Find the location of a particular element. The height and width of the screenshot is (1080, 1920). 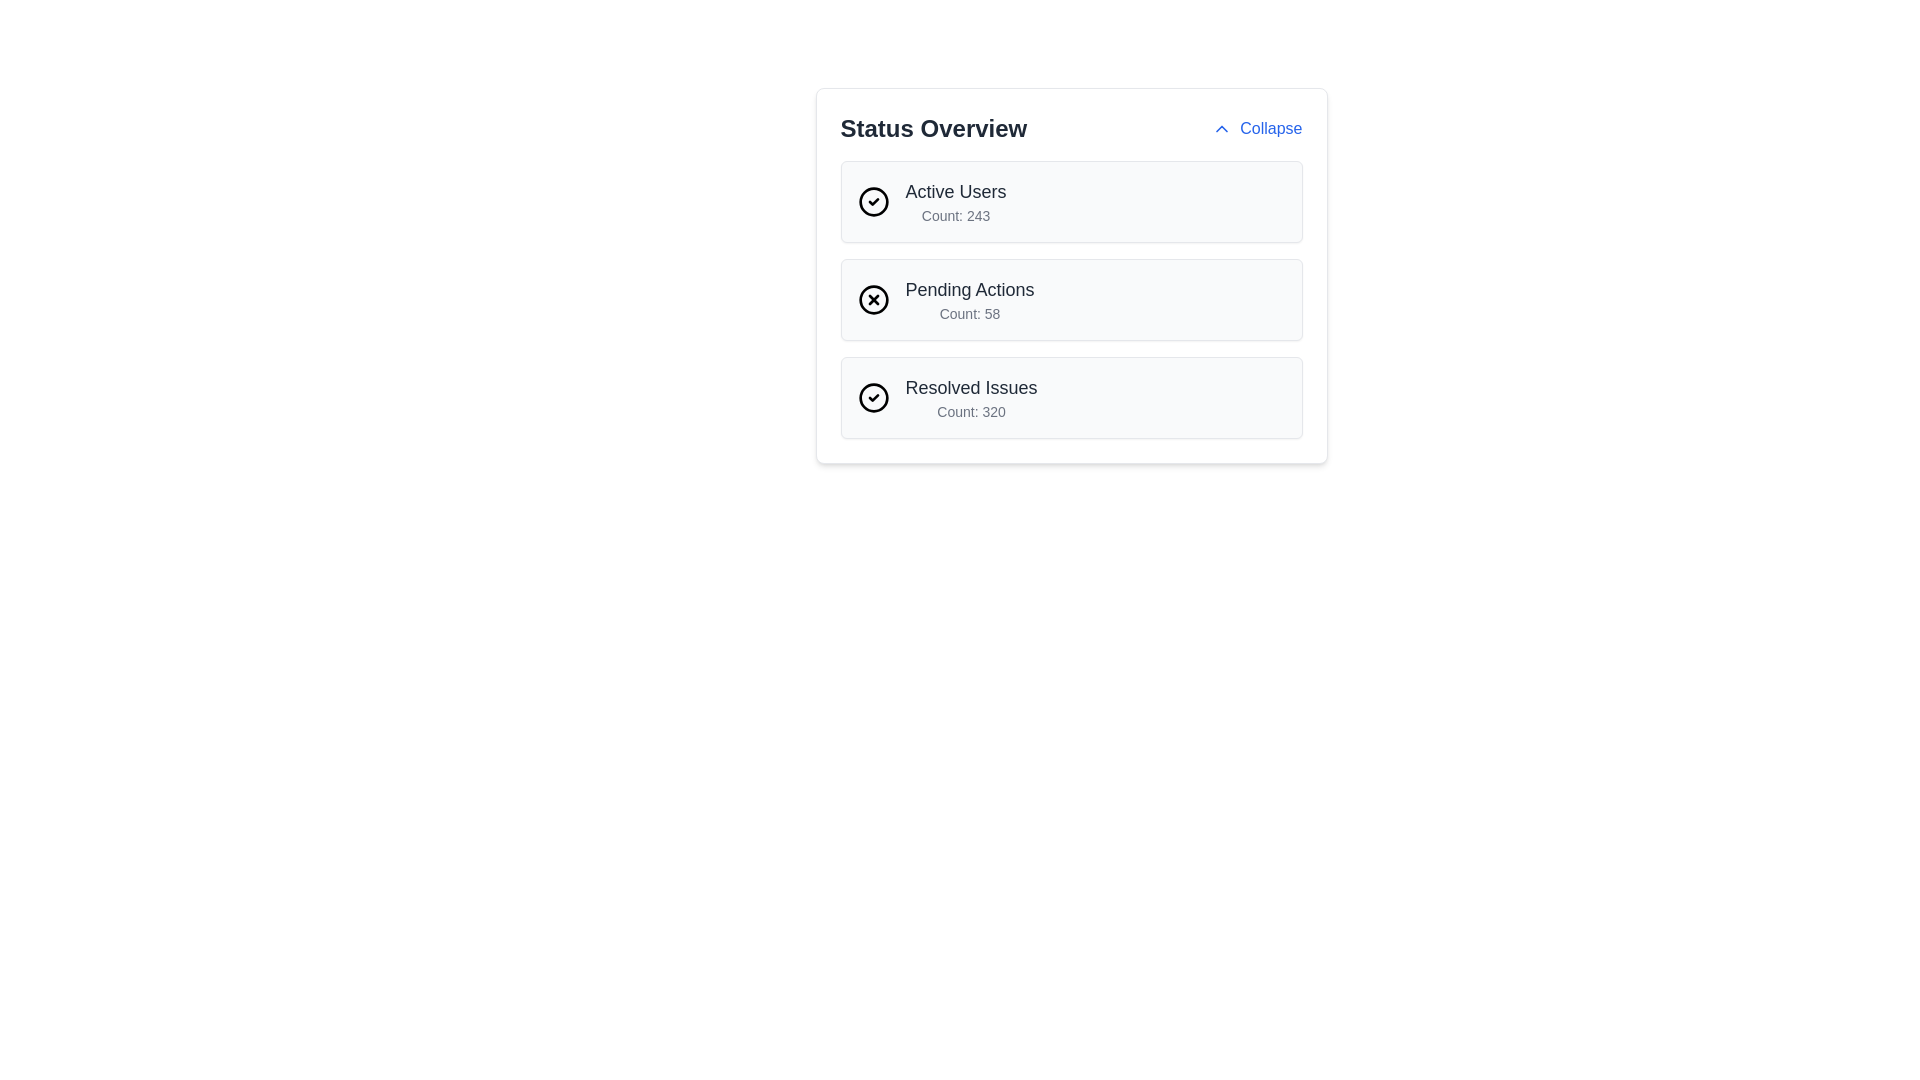

the informational display that shows the category label 'Pending Actions' and the count '58' within the second card of the 'Status Overview' list is located at coordinates (969, 300).